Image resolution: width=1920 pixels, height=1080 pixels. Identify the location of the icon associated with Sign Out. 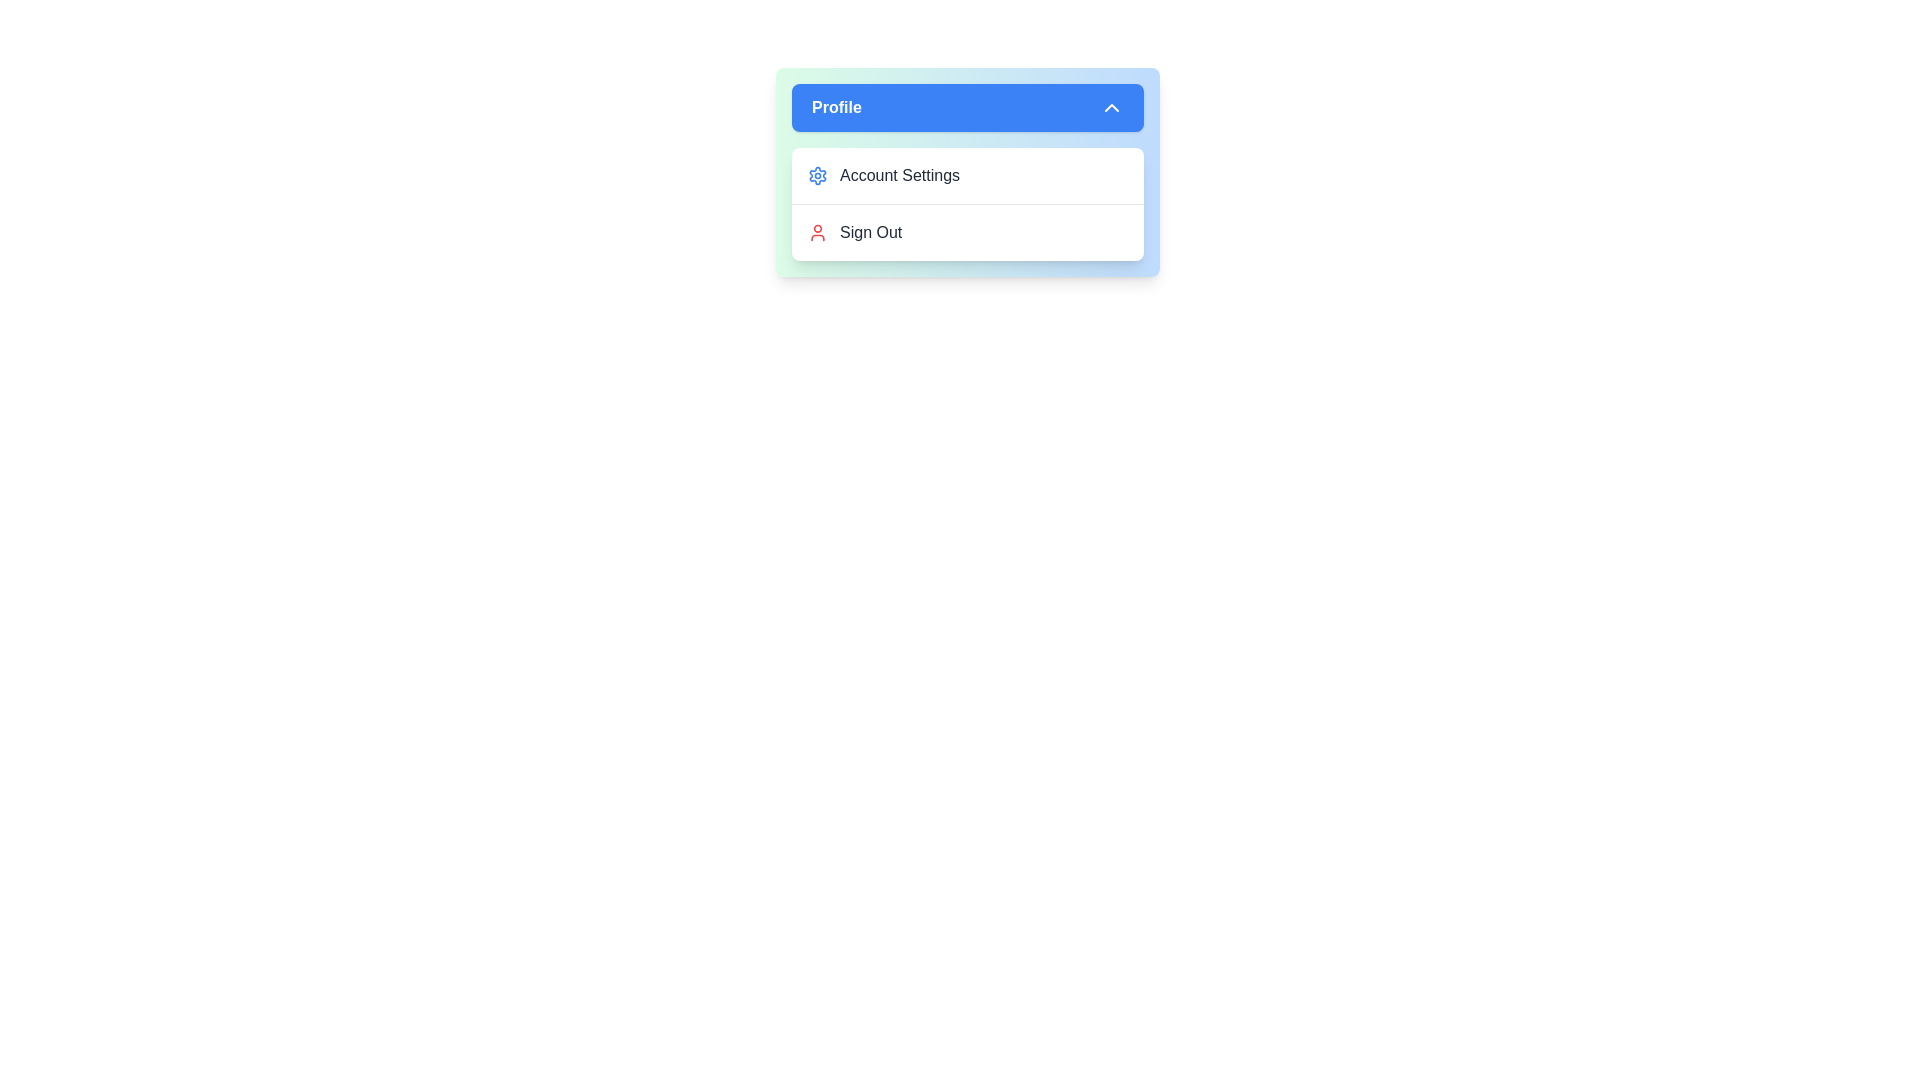
(817, 231).